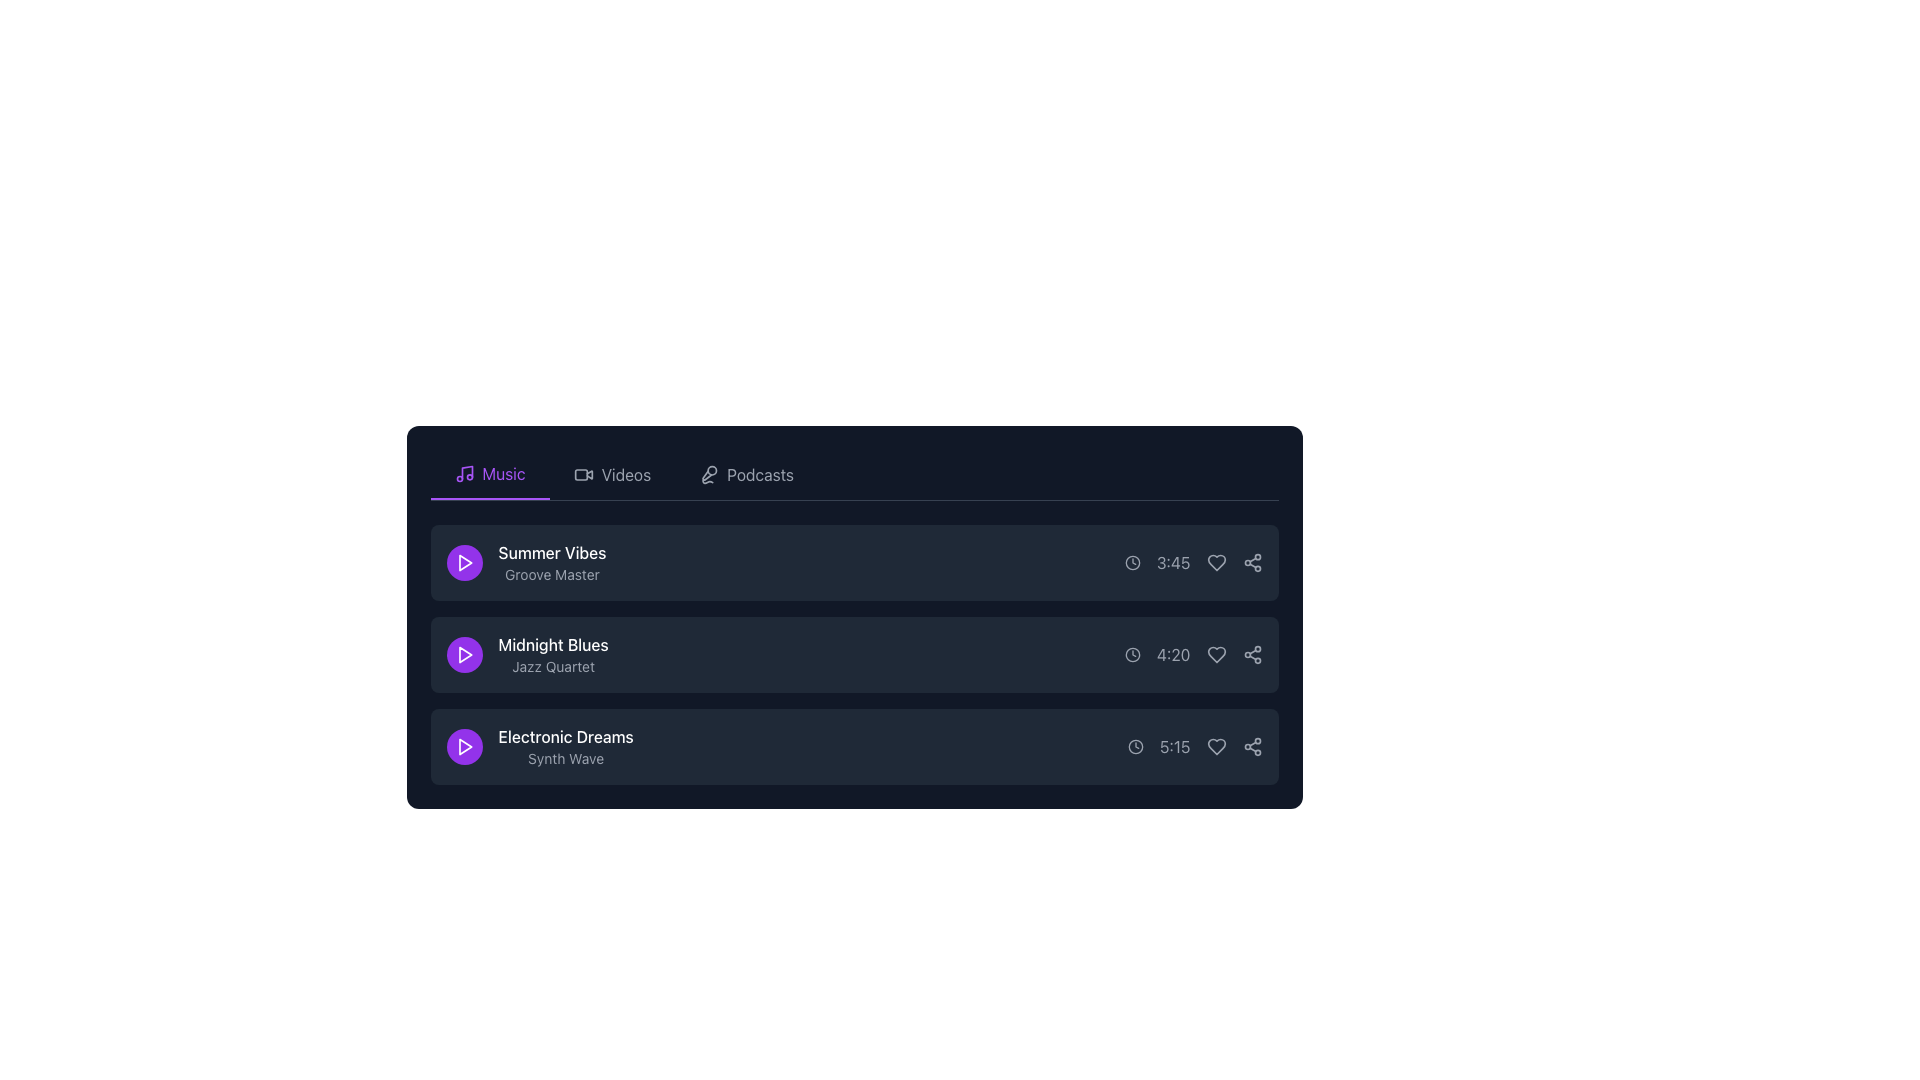 This screenshot has height=1080, width=1920. What do you see at coordinates (745, 474) in the screenshot?
I see `the 'Podcasts' button, which features a microphone icon and is located as the third item in a dark-themed horizontal toolbar` at bounding box center [745, 474].